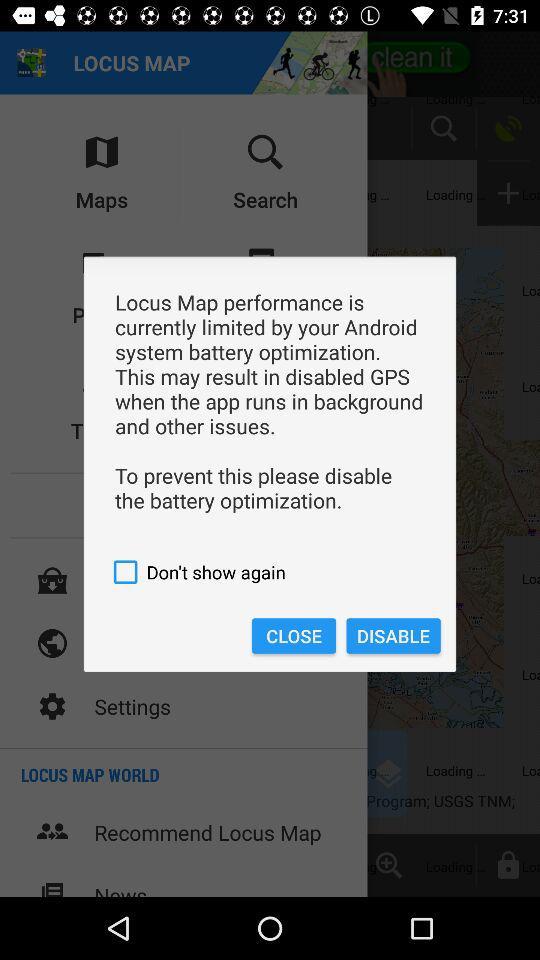  I want to click on close icon, so click(292, 635).